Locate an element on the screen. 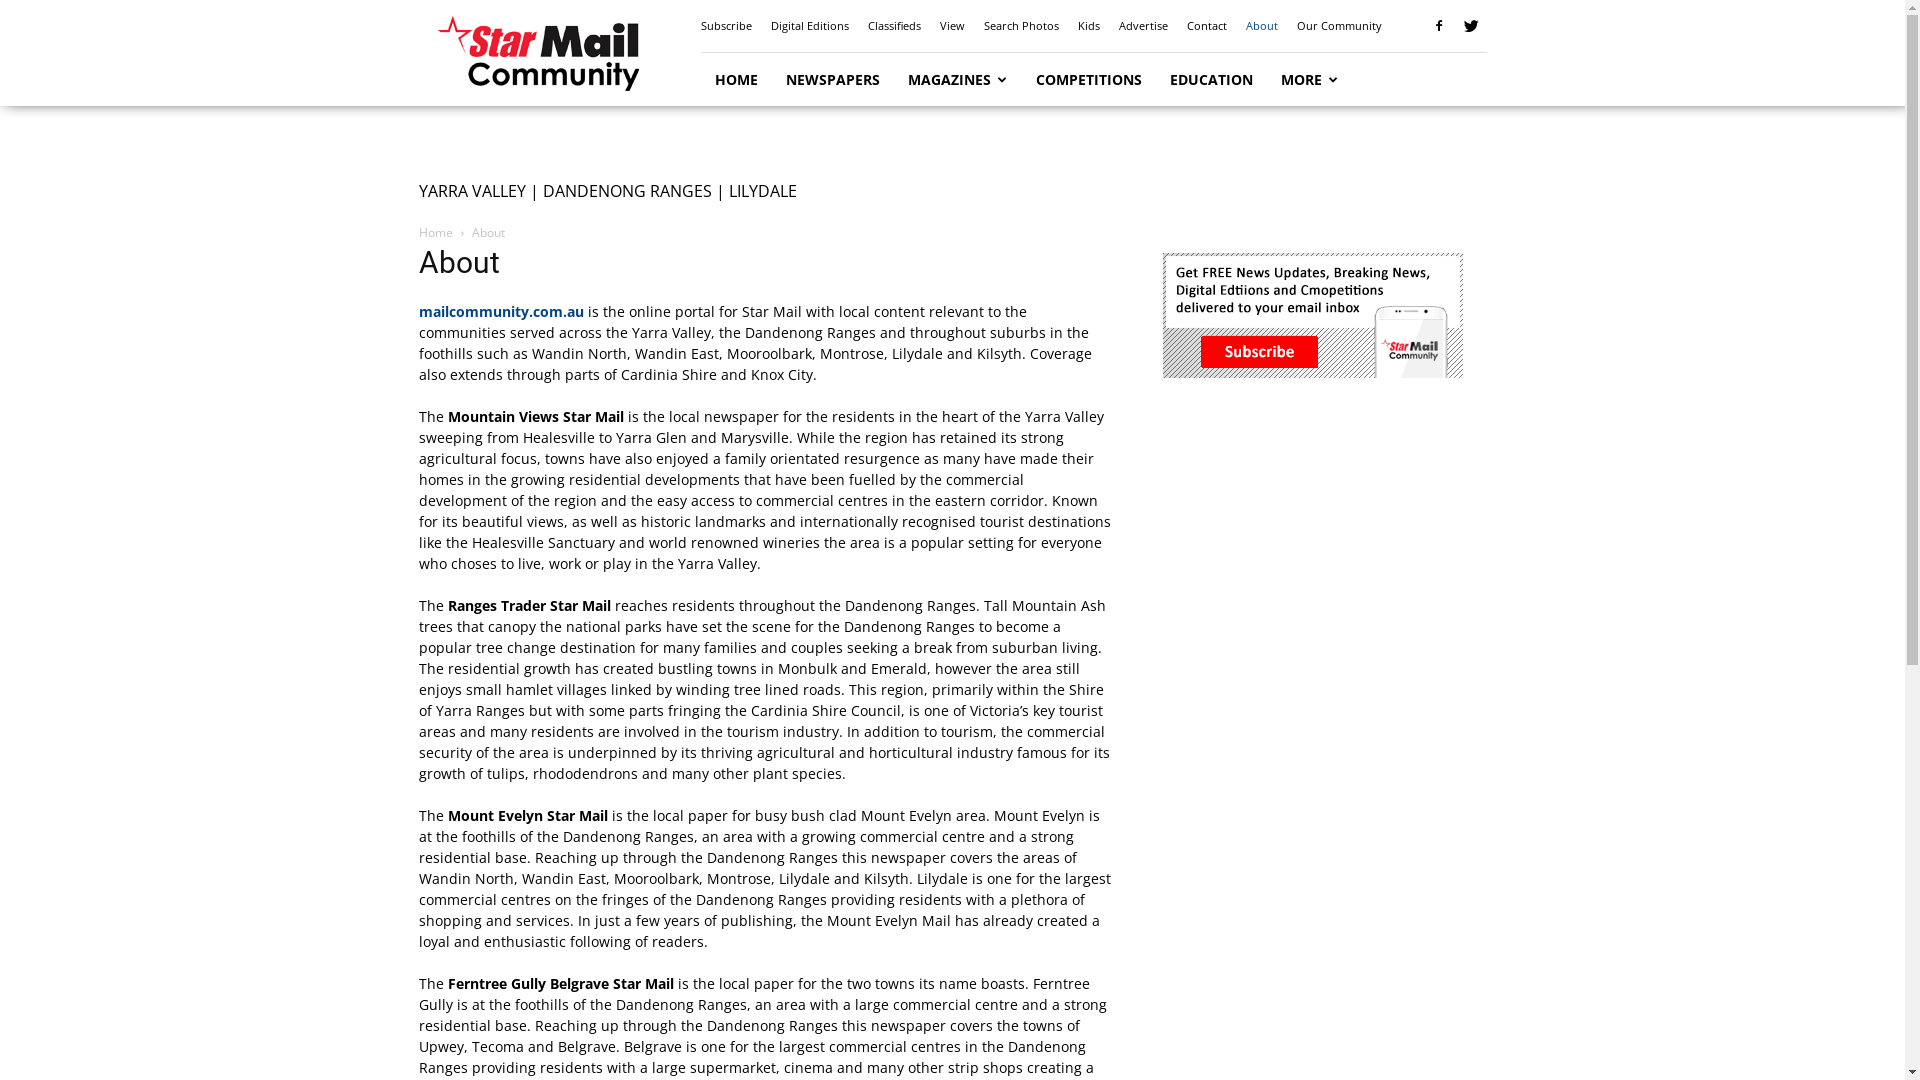 The width and height of the screenshot is (1920, 1080). 'Advertise' is located at coordinates (1142, 25).